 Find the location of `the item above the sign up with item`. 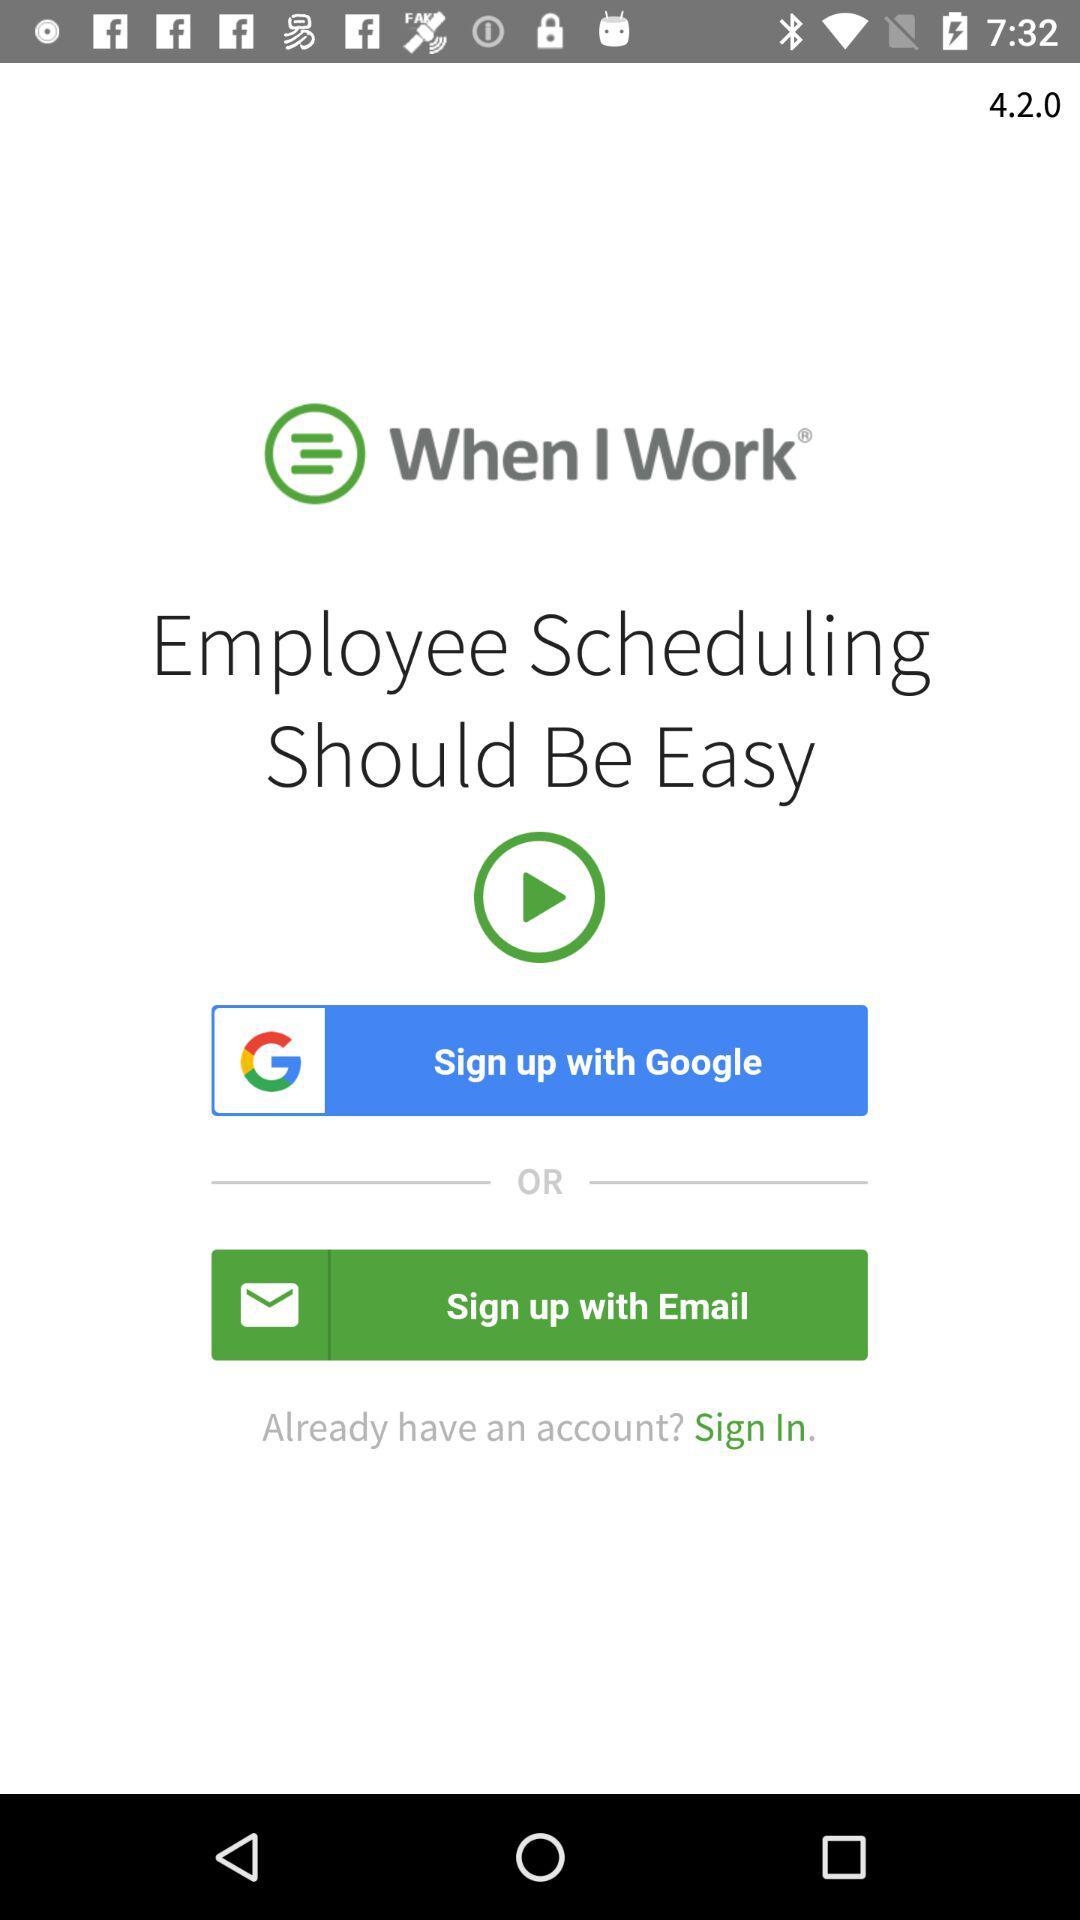

the item above the sign up with item is located at coordinates (538, 896).